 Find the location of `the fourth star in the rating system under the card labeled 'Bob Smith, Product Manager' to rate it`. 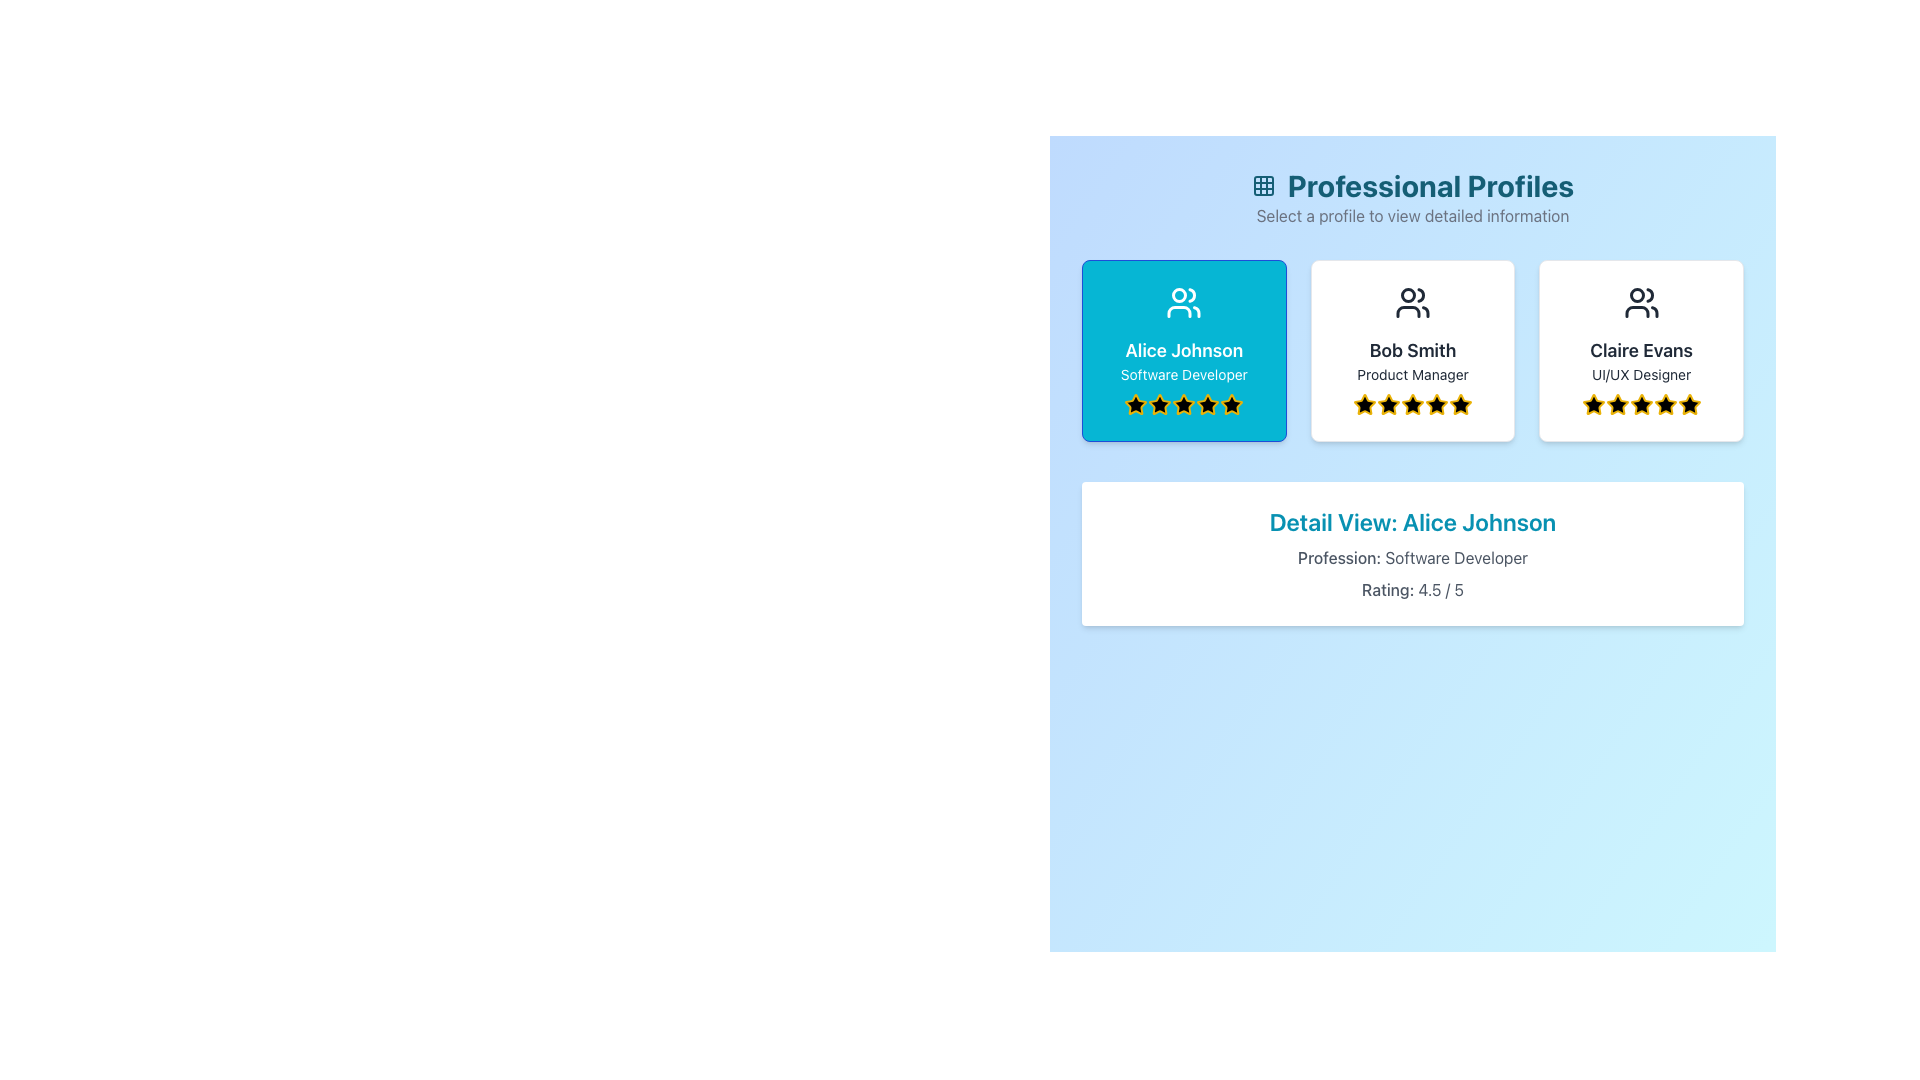

the fourth star in the rating system under the card labeled 'Bob Smith, Product Manager' to rate it is located at coordinates (1434, 404).